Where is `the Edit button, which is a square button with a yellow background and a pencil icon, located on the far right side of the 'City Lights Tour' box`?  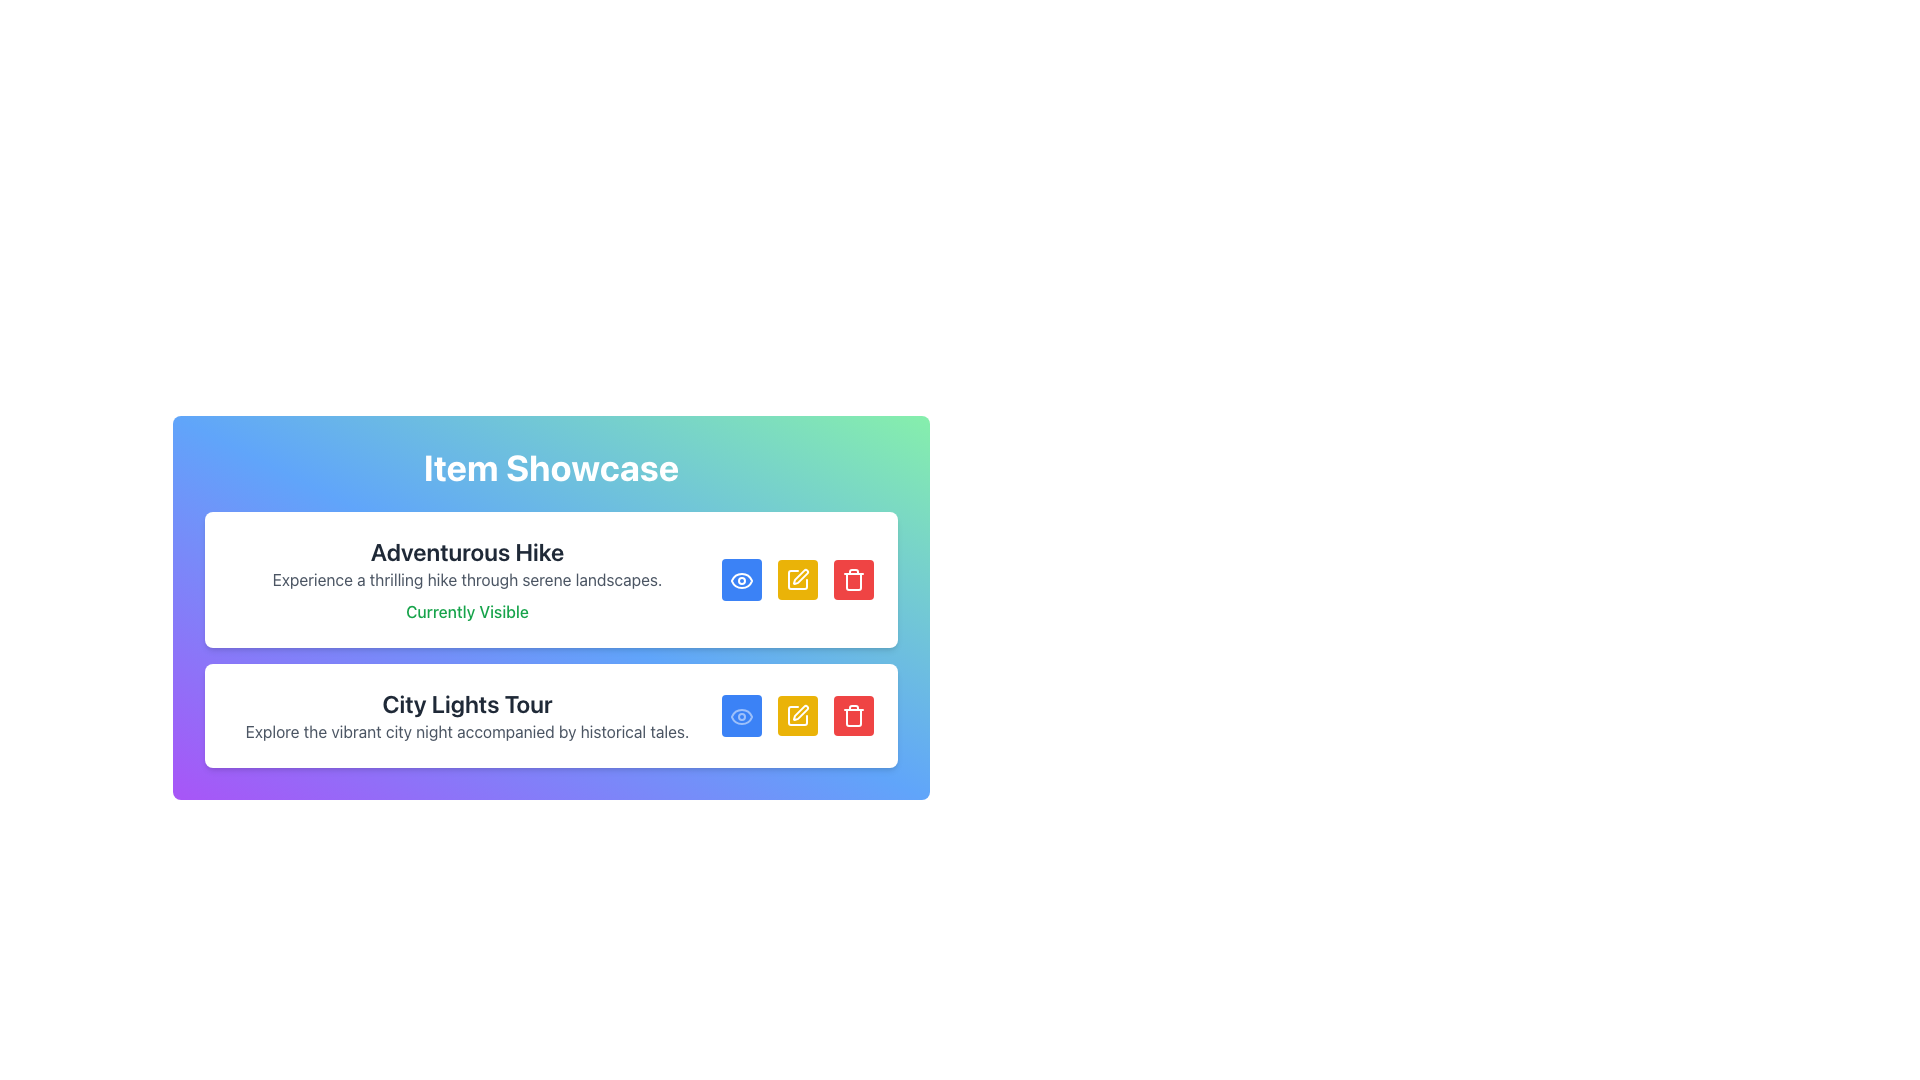
the Edit button, which is a square button with a yellow background and a pencil icon, located on the far right side of the 'City Lights Tour' box is located at coordinates (796, 715).